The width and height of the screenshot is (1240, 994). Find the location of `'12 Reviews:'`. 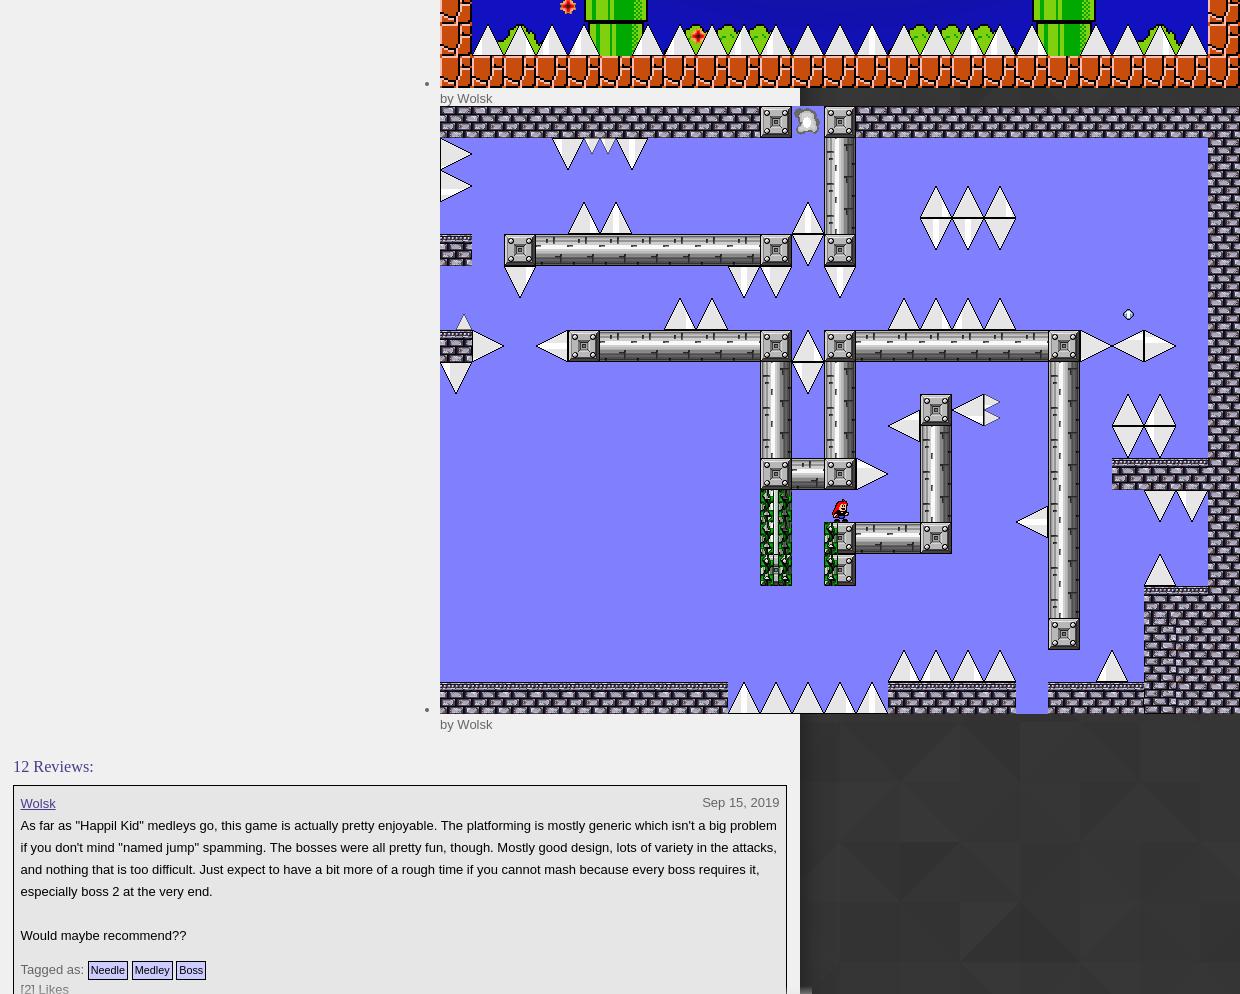

'12 Reviews:' is located at coordinates (12, 765).